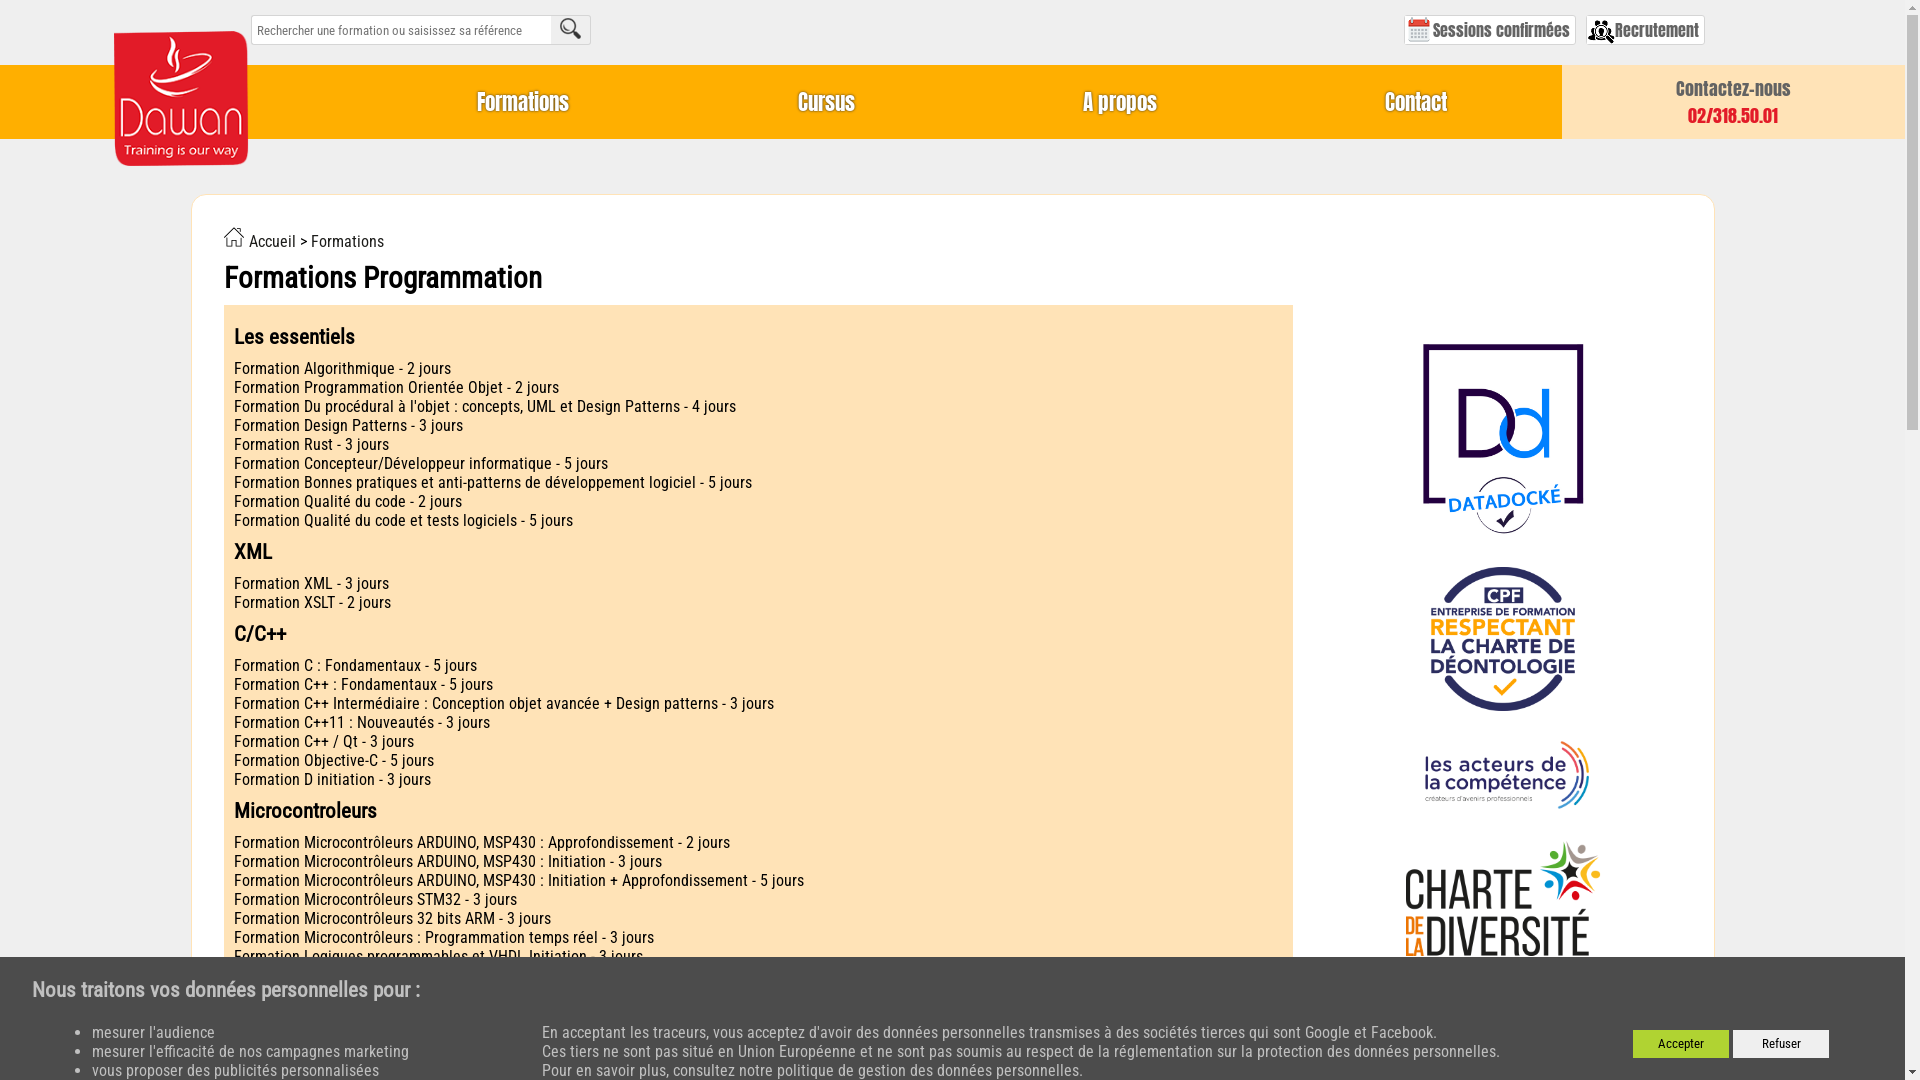 The image size is (1920, 1080). I want to click on 'Recrutement', so click(1584, 30).